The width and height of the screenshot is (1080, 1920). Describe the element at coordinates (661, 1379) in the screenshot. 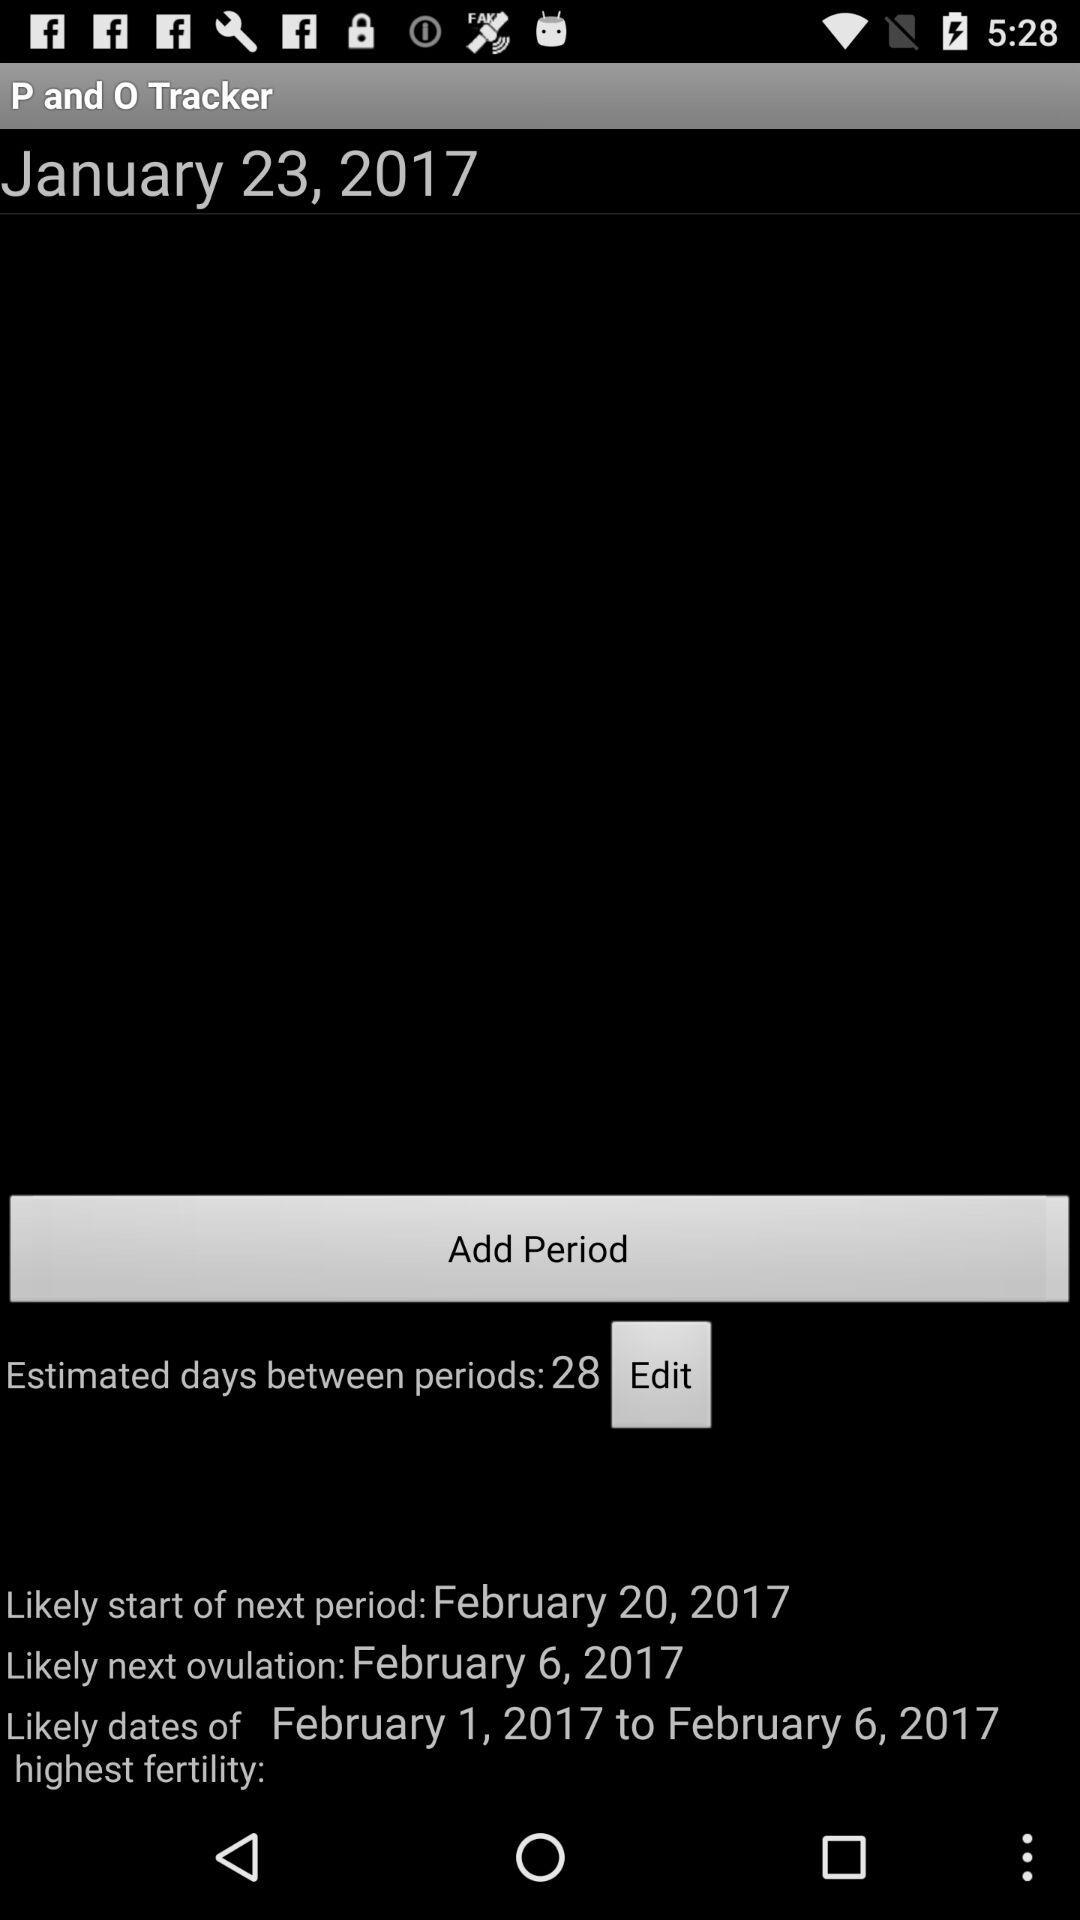

I see `the app to the right of 28 app` at that location.